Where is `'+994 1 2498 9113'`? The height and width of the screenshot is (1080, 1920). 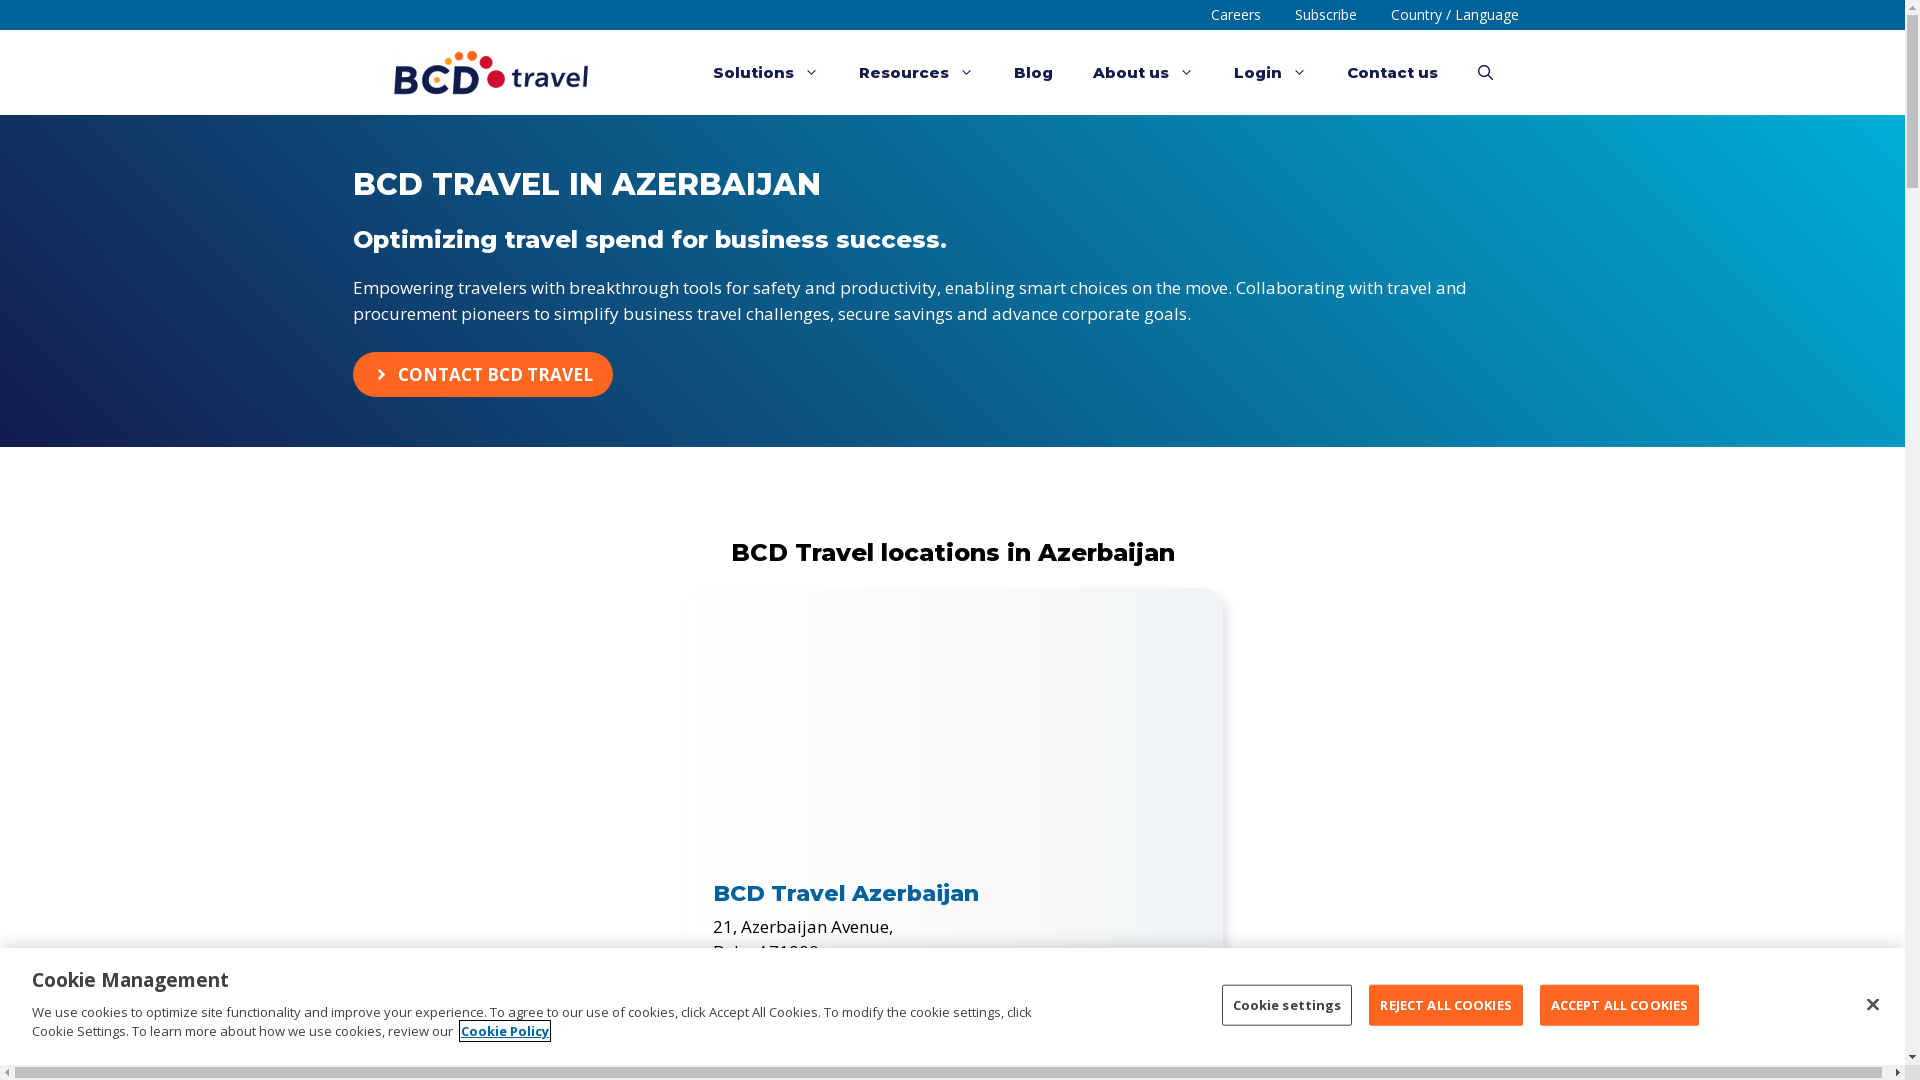 '+994 1 2498 9113' is located at coordinates (727, 976).